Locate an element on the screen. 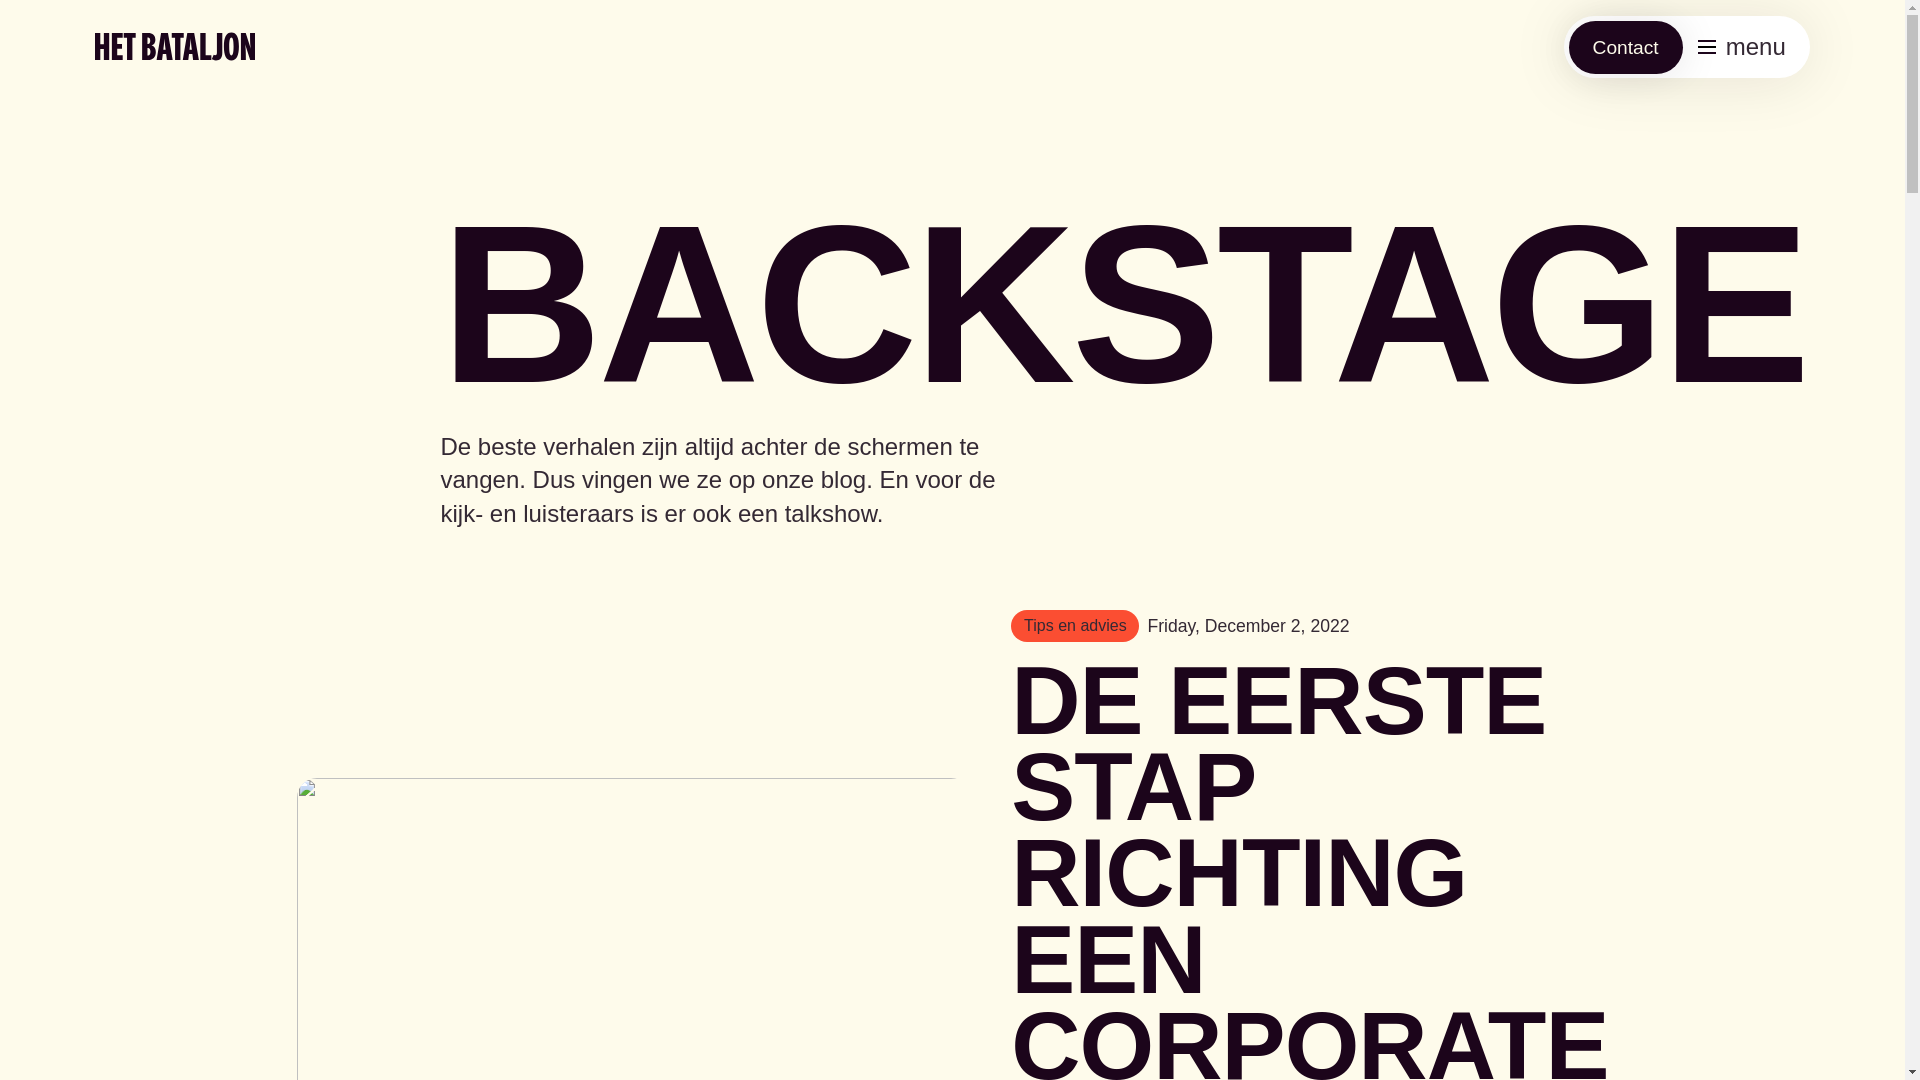  'Contact' is located at coordinates (1626, 46).